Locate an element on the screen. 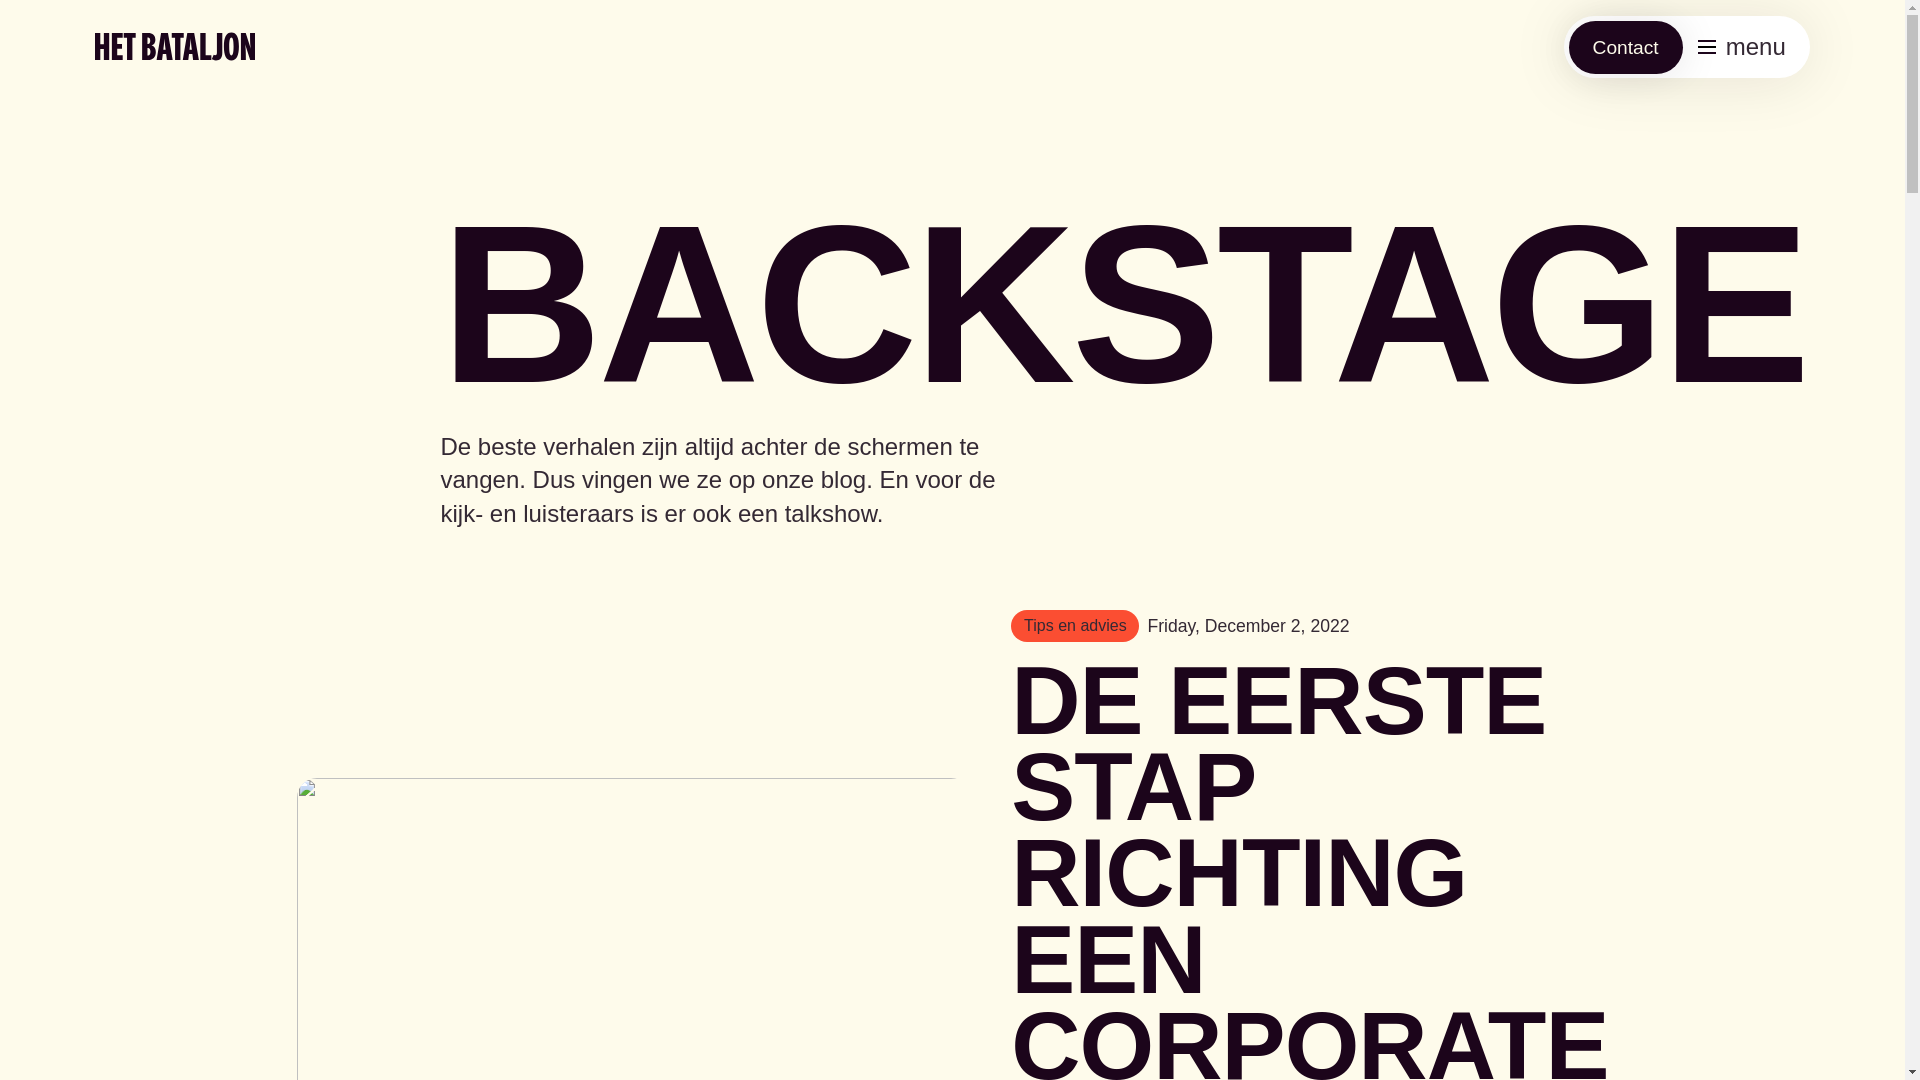  'Contact' is located at coordinates (1626, 46).